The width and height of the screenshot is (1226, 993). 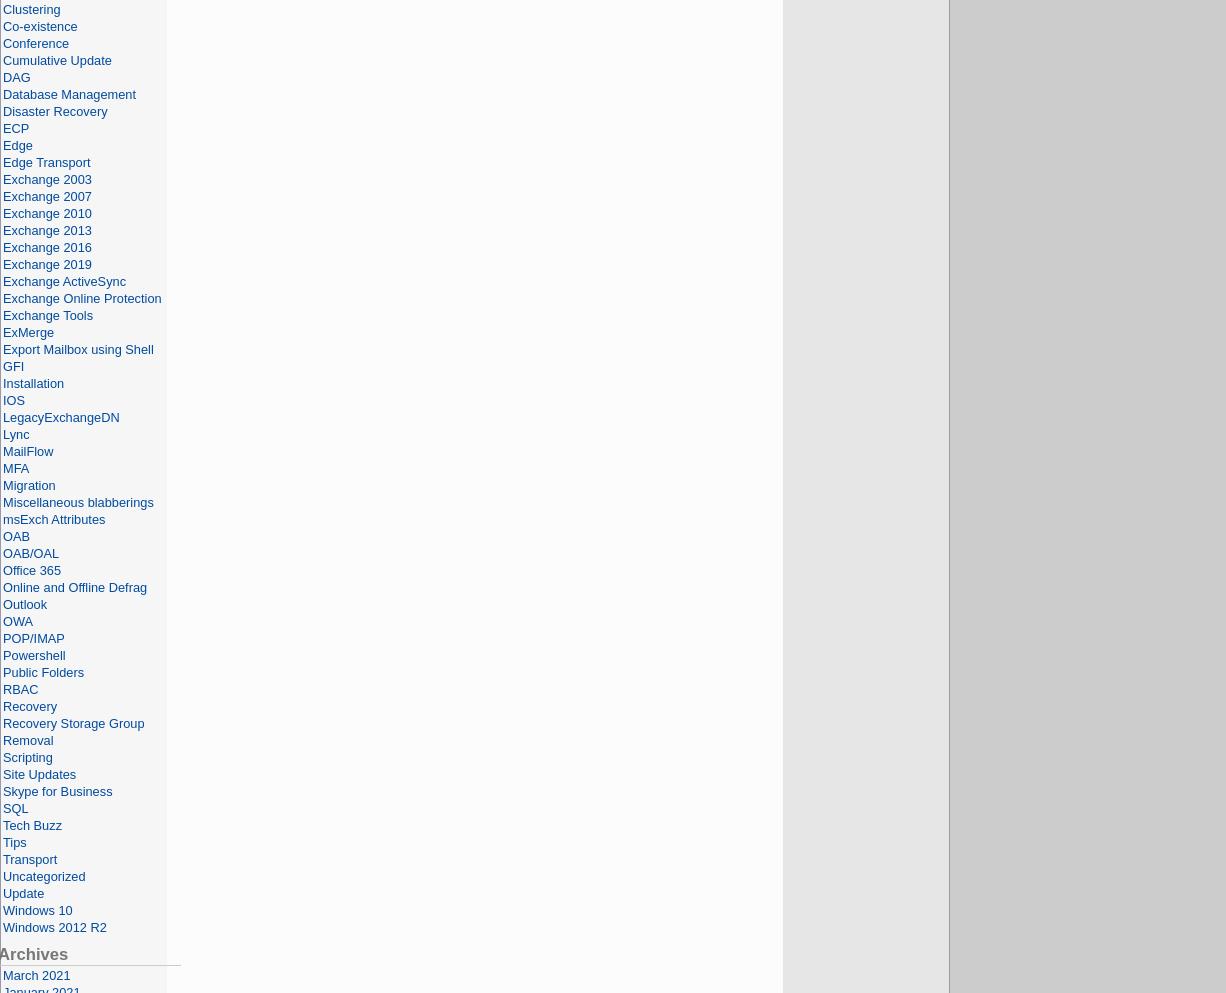 What do you see at coordinates (16, 76) in the screenshot?
I see `'DAG'` at bounding box center [16, 76].